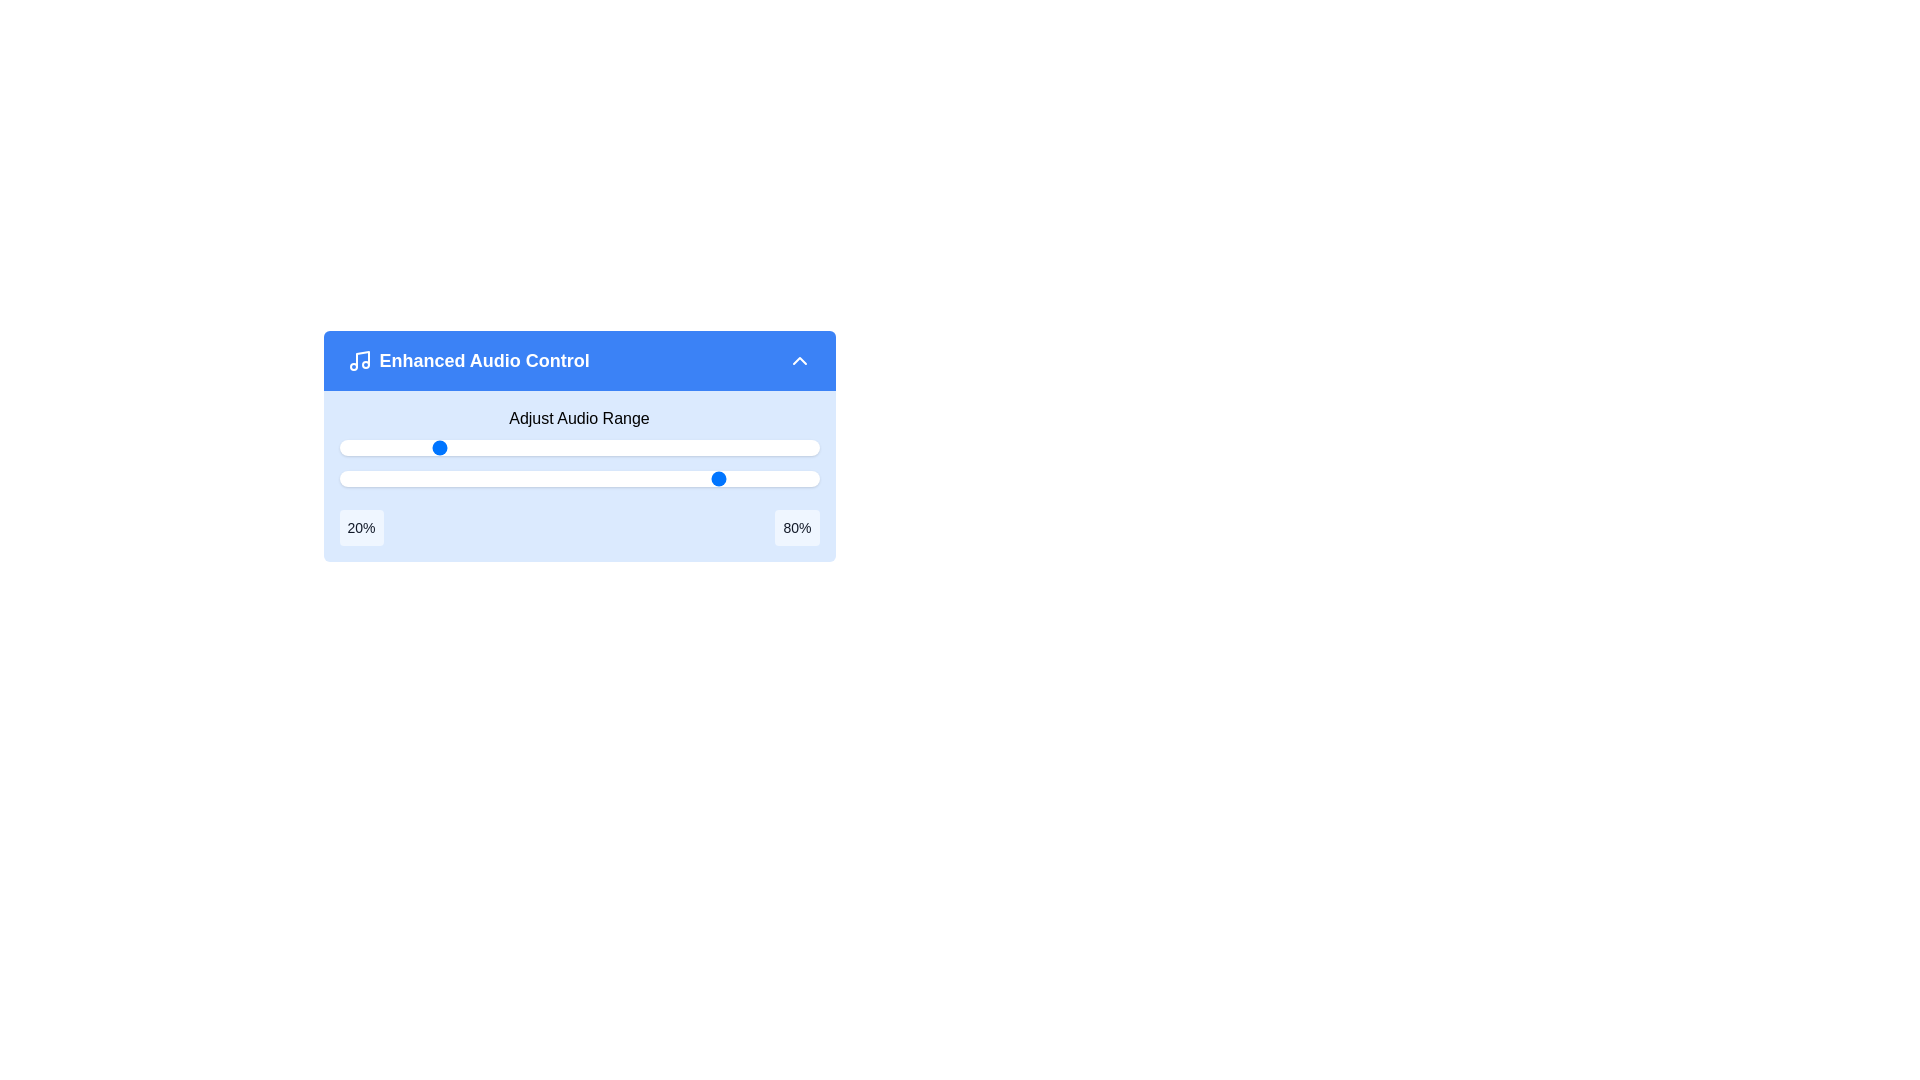  What do you see at coordinates (578, 361) in the screenshot?
I see `the Header bar with toggle control` at bounding box center [578, 361].